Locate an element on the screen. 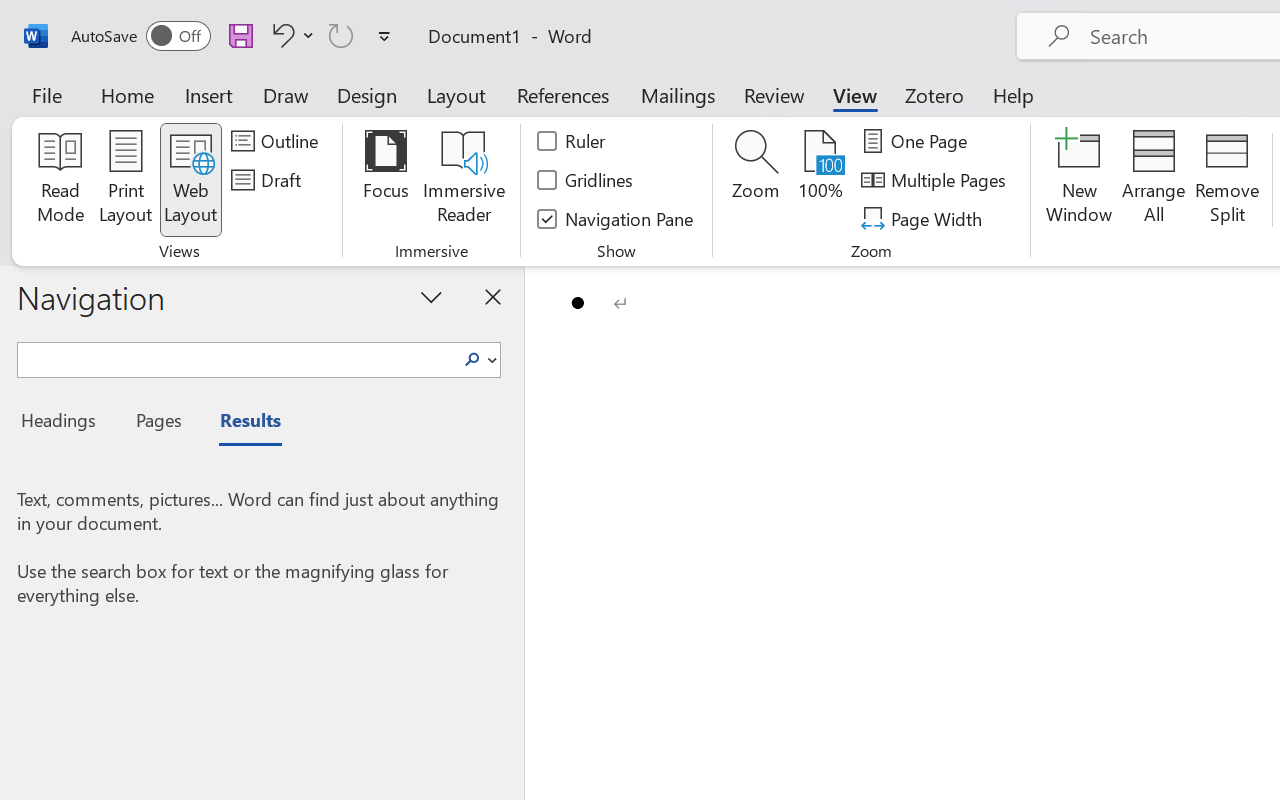 This screenshot has height=800, width=1280. 'Immersive Reader' is located at coordinates (463, 179).